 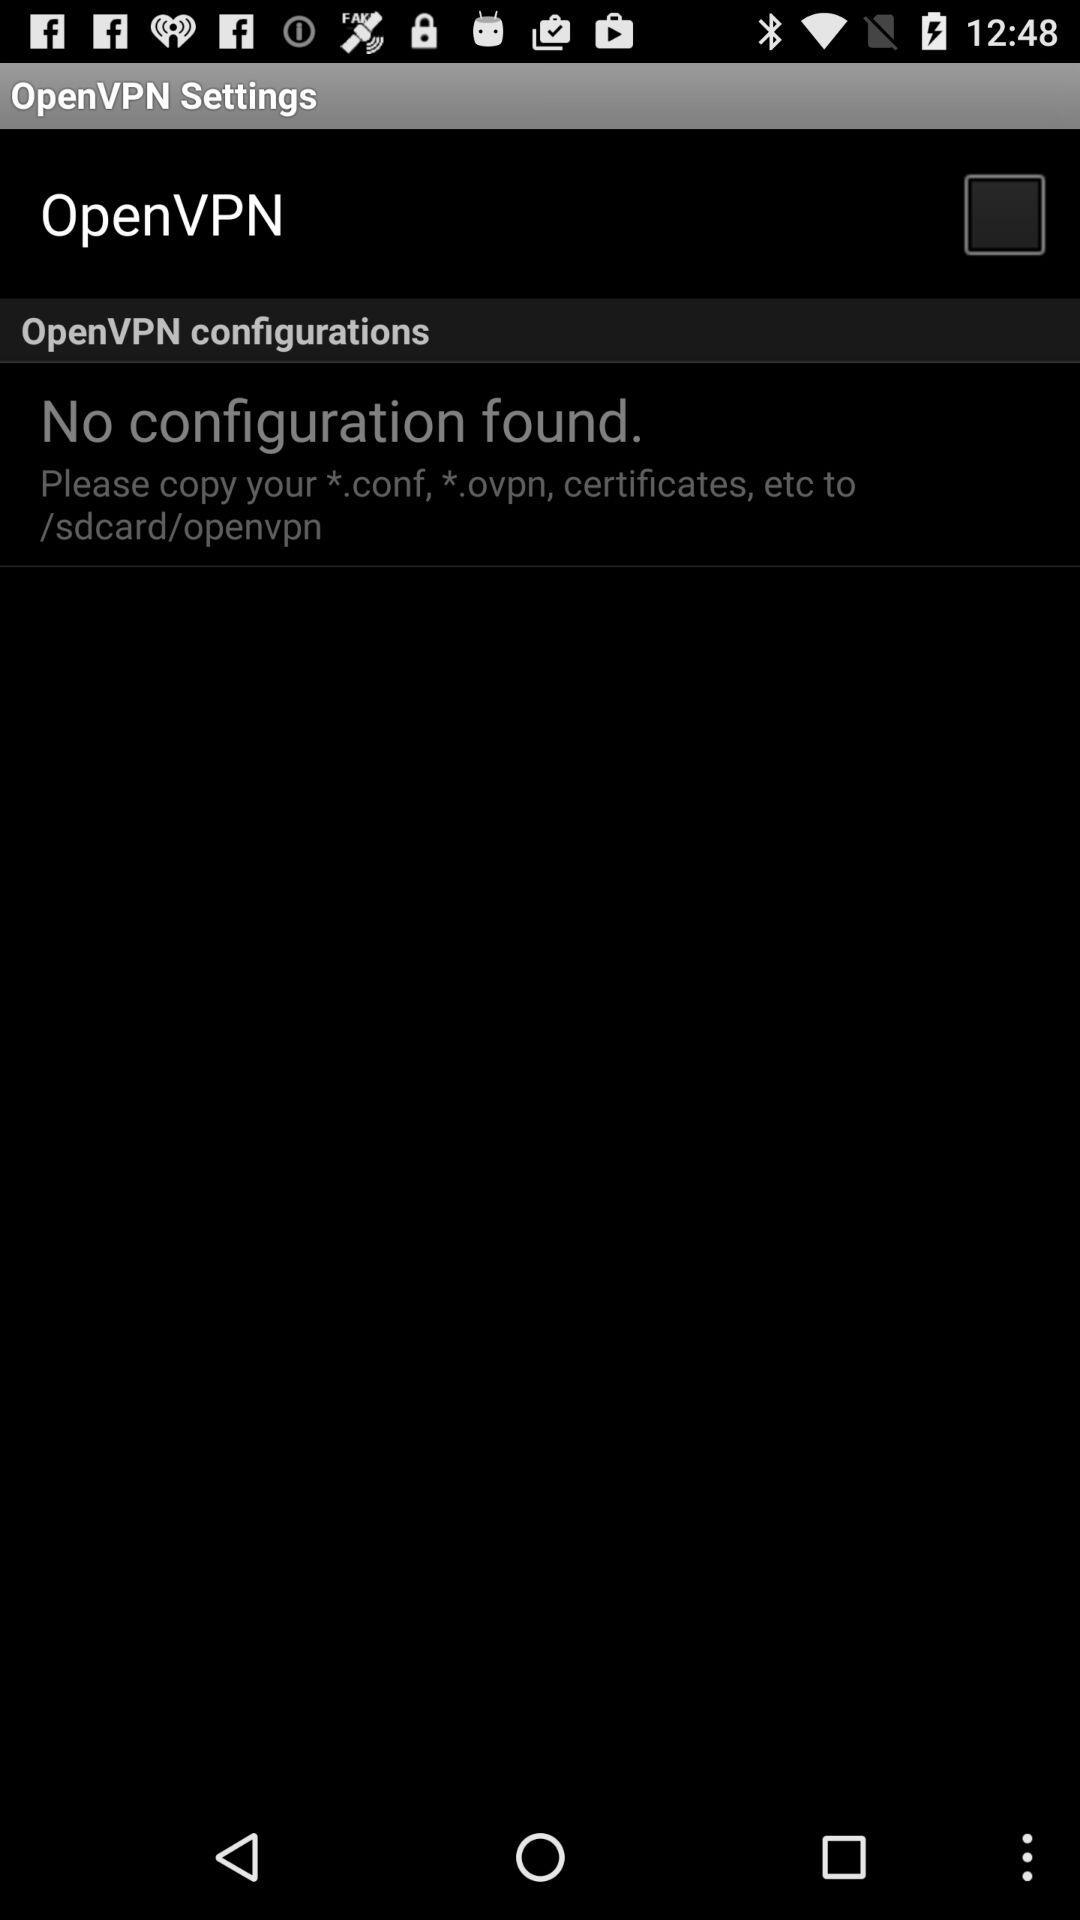 What do you see at coordinates (453, 503) in the screenshot?
I see `the please copy your app` at bounding box center [453, 503].